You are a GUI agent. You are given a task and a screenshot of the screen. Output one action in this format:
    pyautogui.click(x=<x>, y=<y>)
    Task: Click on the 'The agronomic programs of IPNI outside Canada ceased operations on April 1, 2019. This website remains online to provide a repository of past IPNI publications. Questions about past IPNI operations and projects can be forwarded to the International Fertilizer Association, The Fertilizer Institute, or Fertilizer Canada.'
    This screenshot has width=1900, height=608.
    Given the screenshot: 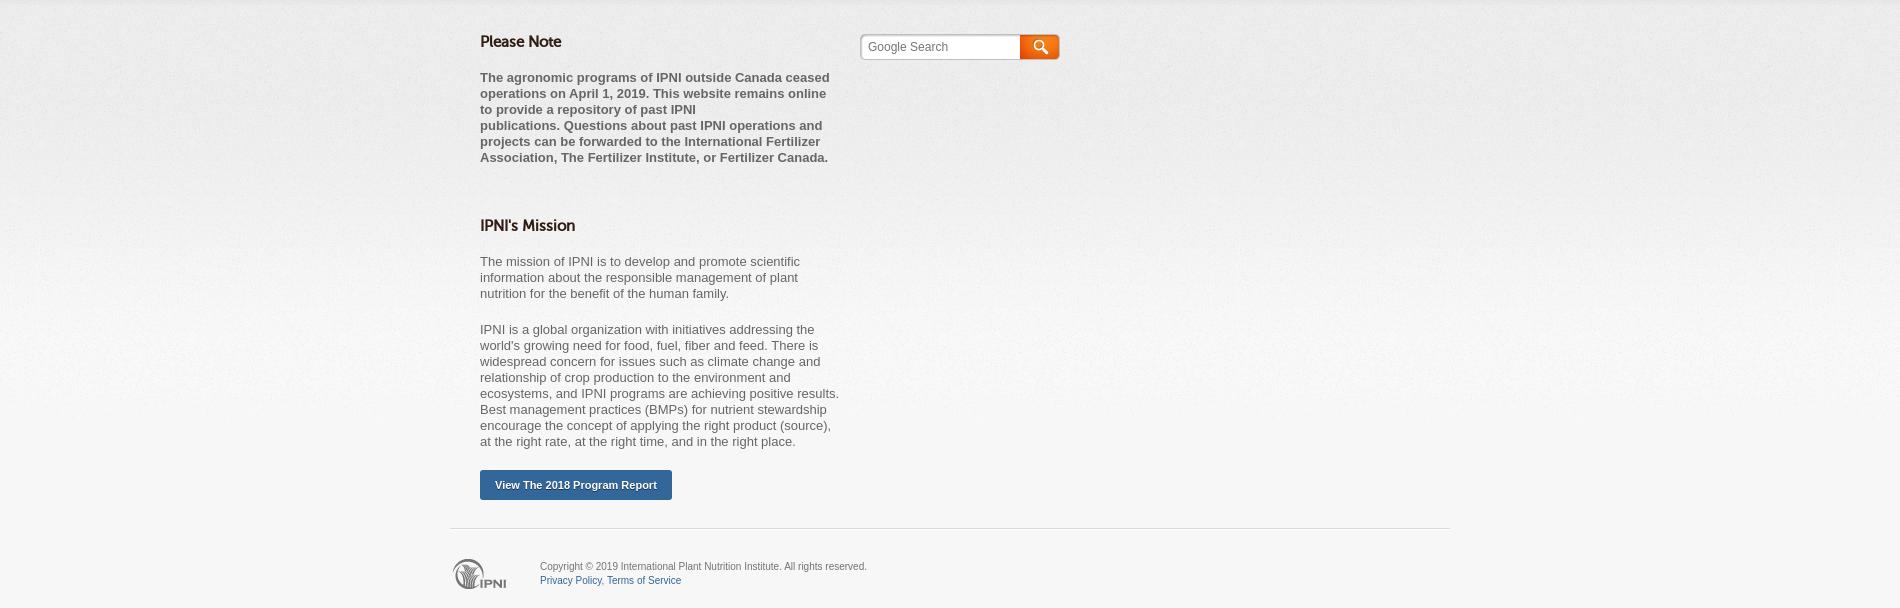 What is the action you would take?
    pyautogui.click(x=654, y=116)
    